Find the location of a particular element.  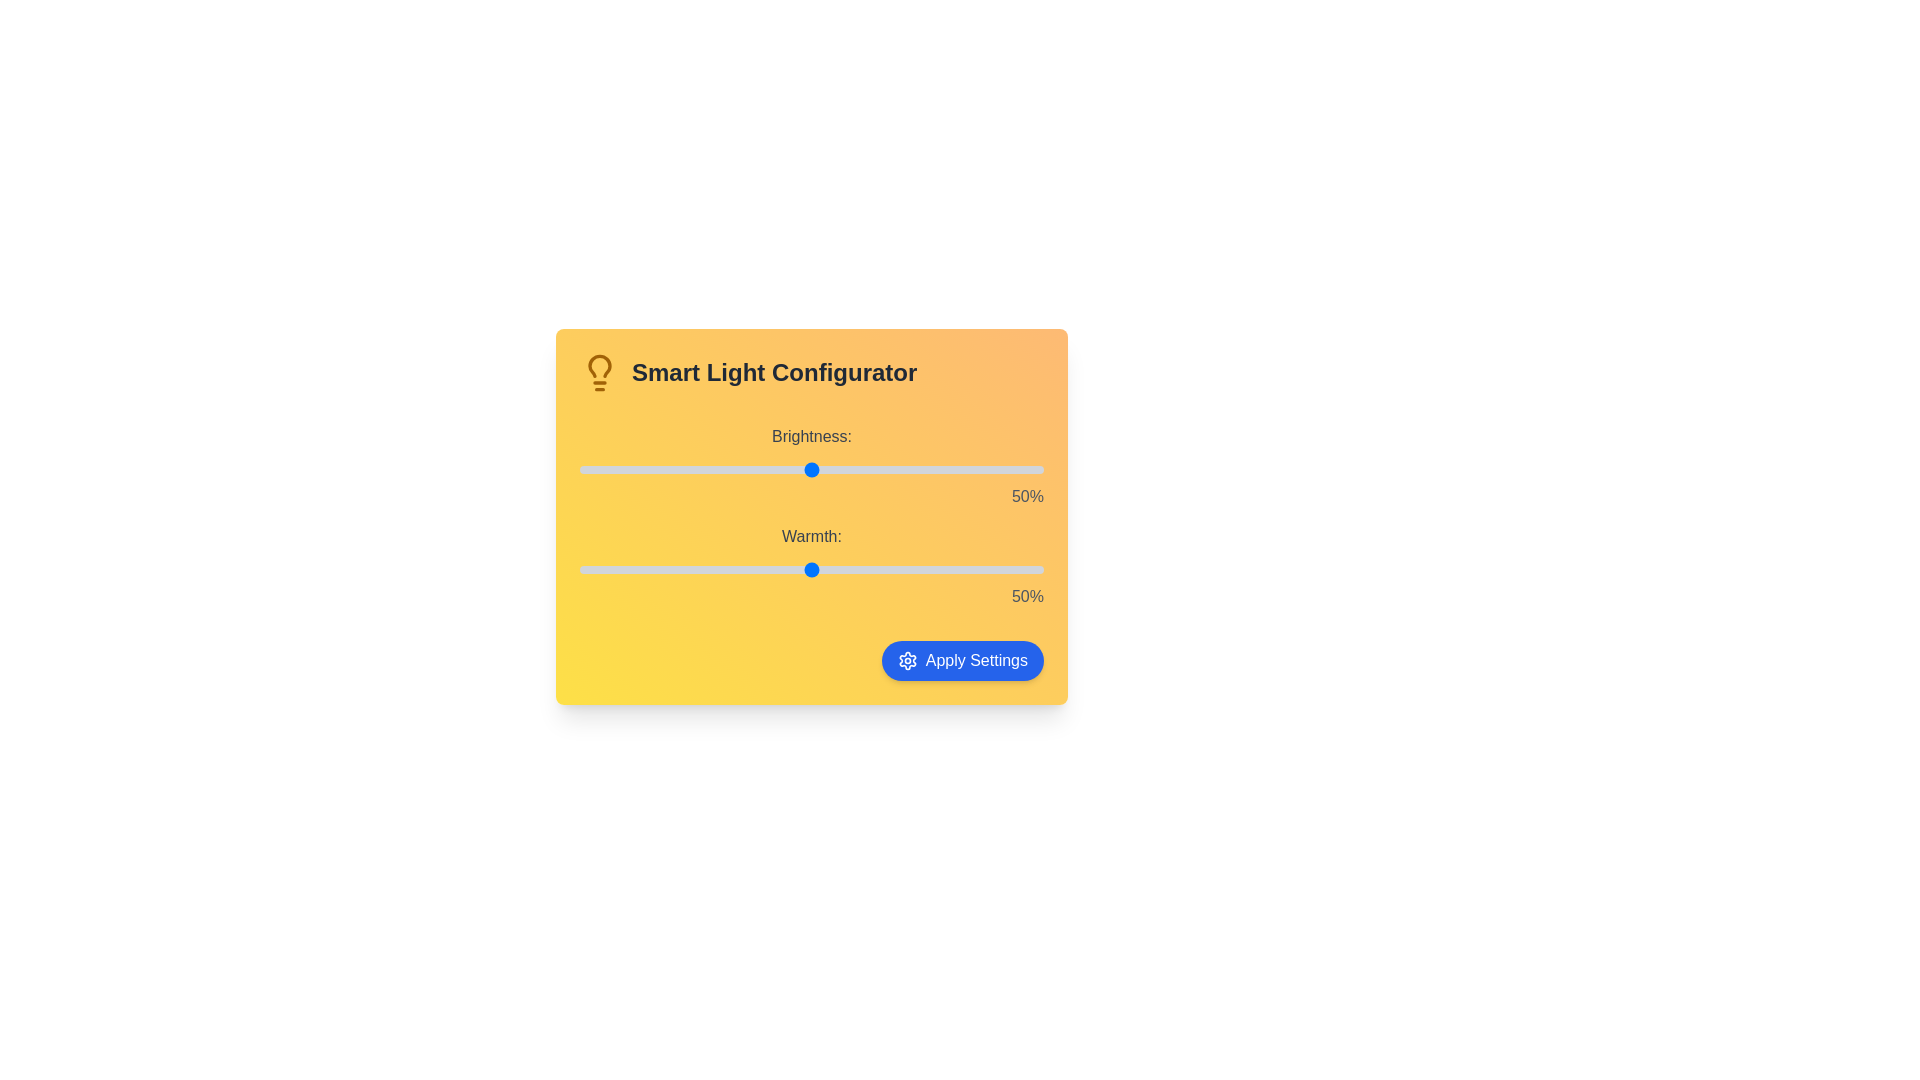

text displayed on the 'Apply Settings' button, which is styled with a blue background and contains white text is located at coordinates (976, 660).